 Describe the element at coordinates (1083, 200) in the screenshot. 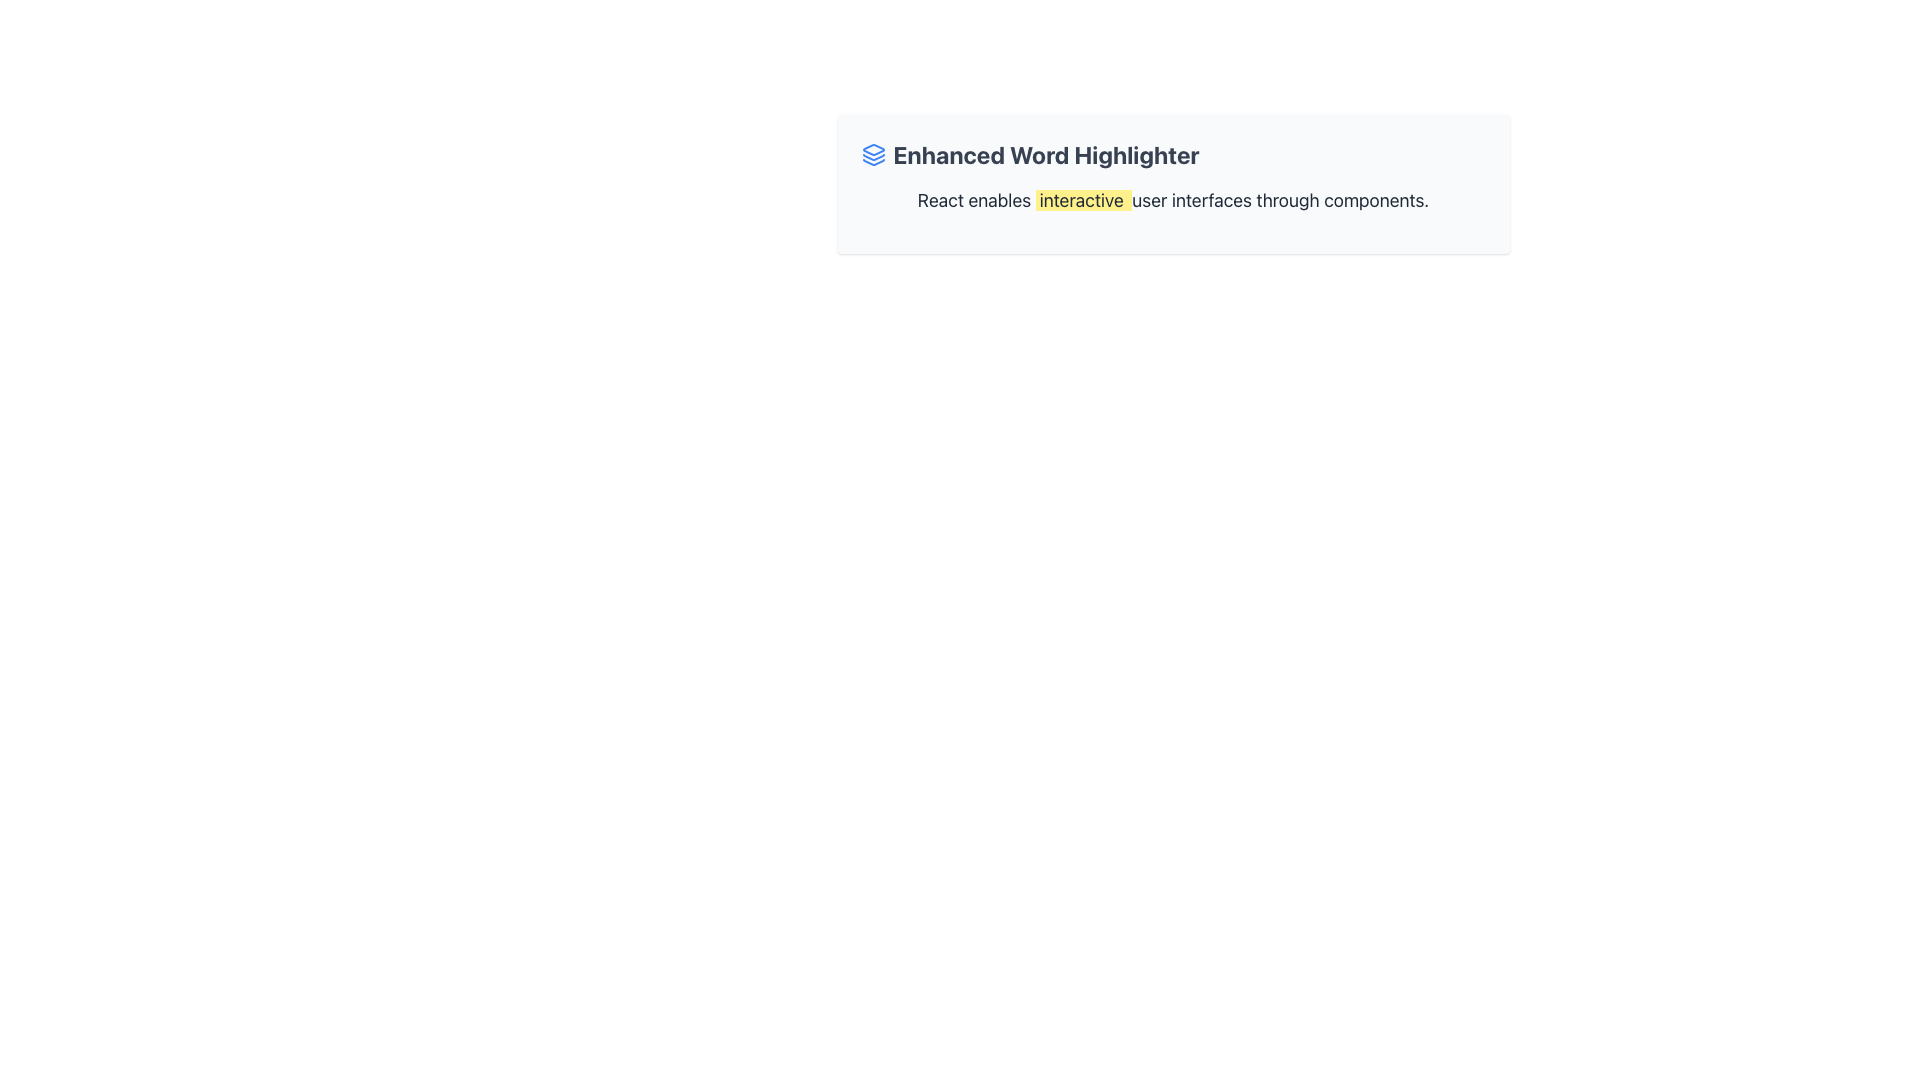

I see `the text element styled with a yellow background that reads 'interactive', located in the middle of the sentence 'React enables interactive user interfaces through components.'` at that location.